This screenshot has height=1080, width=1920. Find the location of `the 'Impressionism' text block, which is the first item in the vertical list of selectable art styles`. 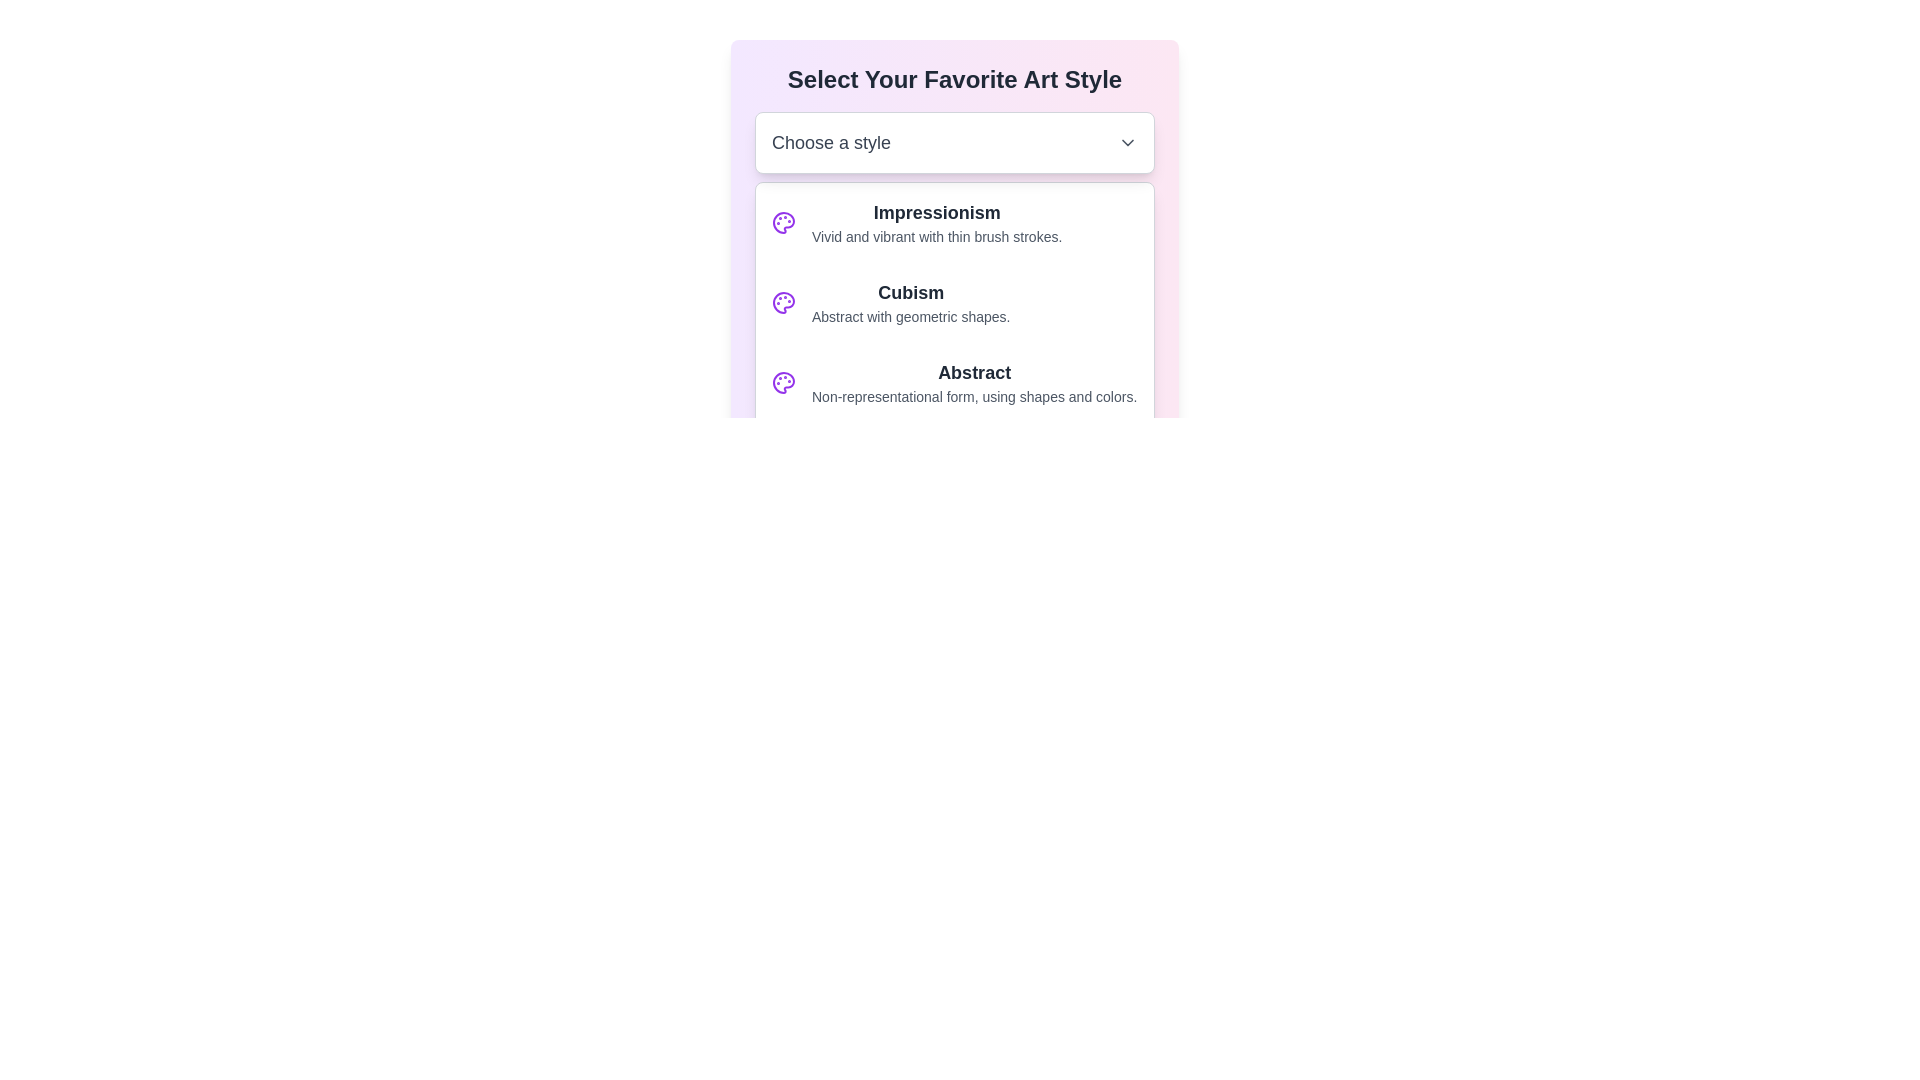

the 'Impressionism' text block, which is the first item in the vertical list of selectable art styles is located at coordinates (936, 223).